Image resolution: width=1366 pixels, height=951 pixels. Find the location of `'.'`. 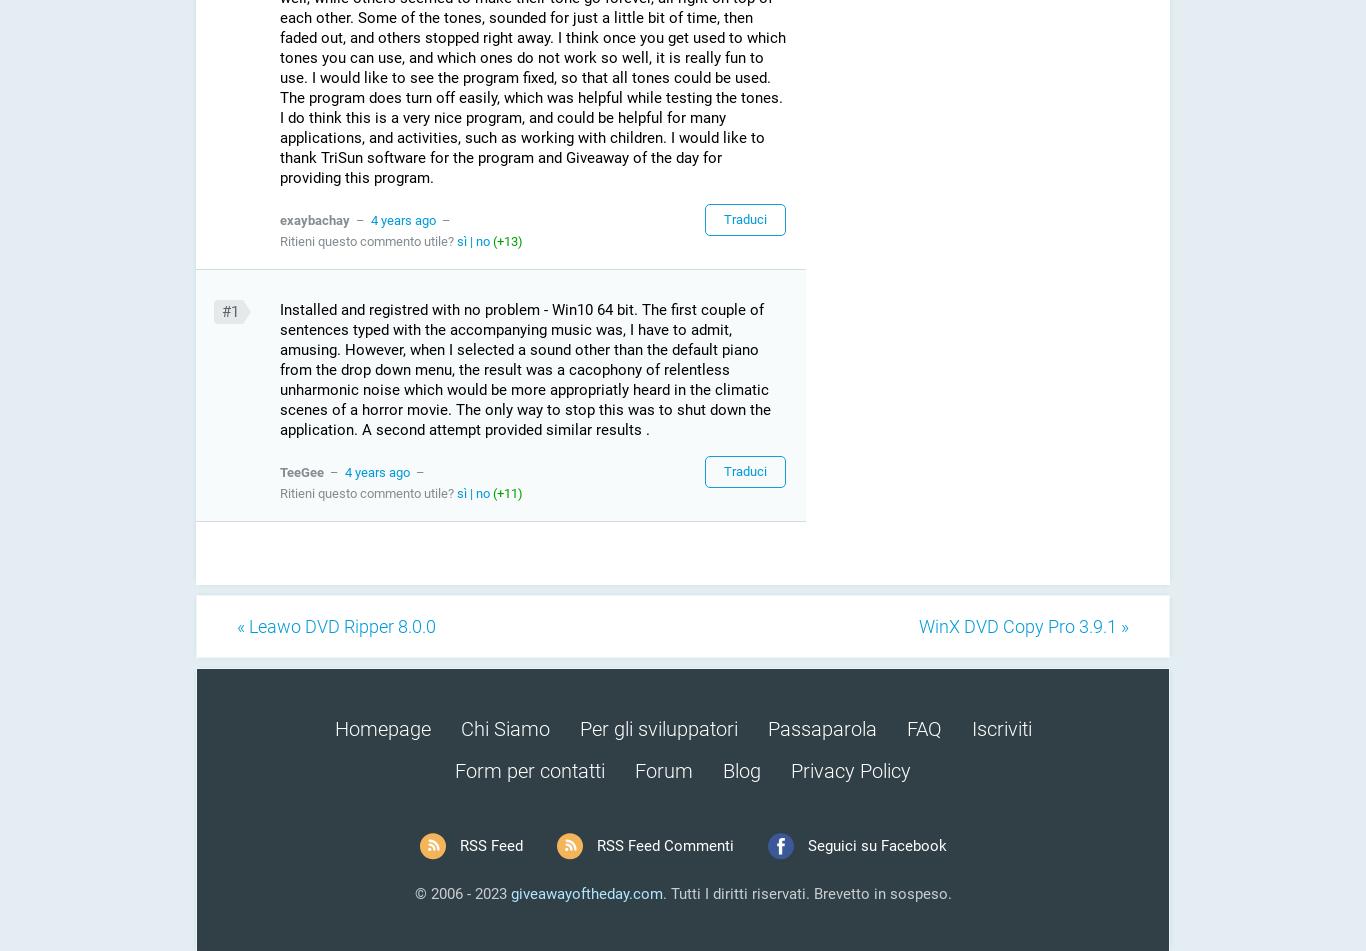

'.' is located at coordinates (660, 893).